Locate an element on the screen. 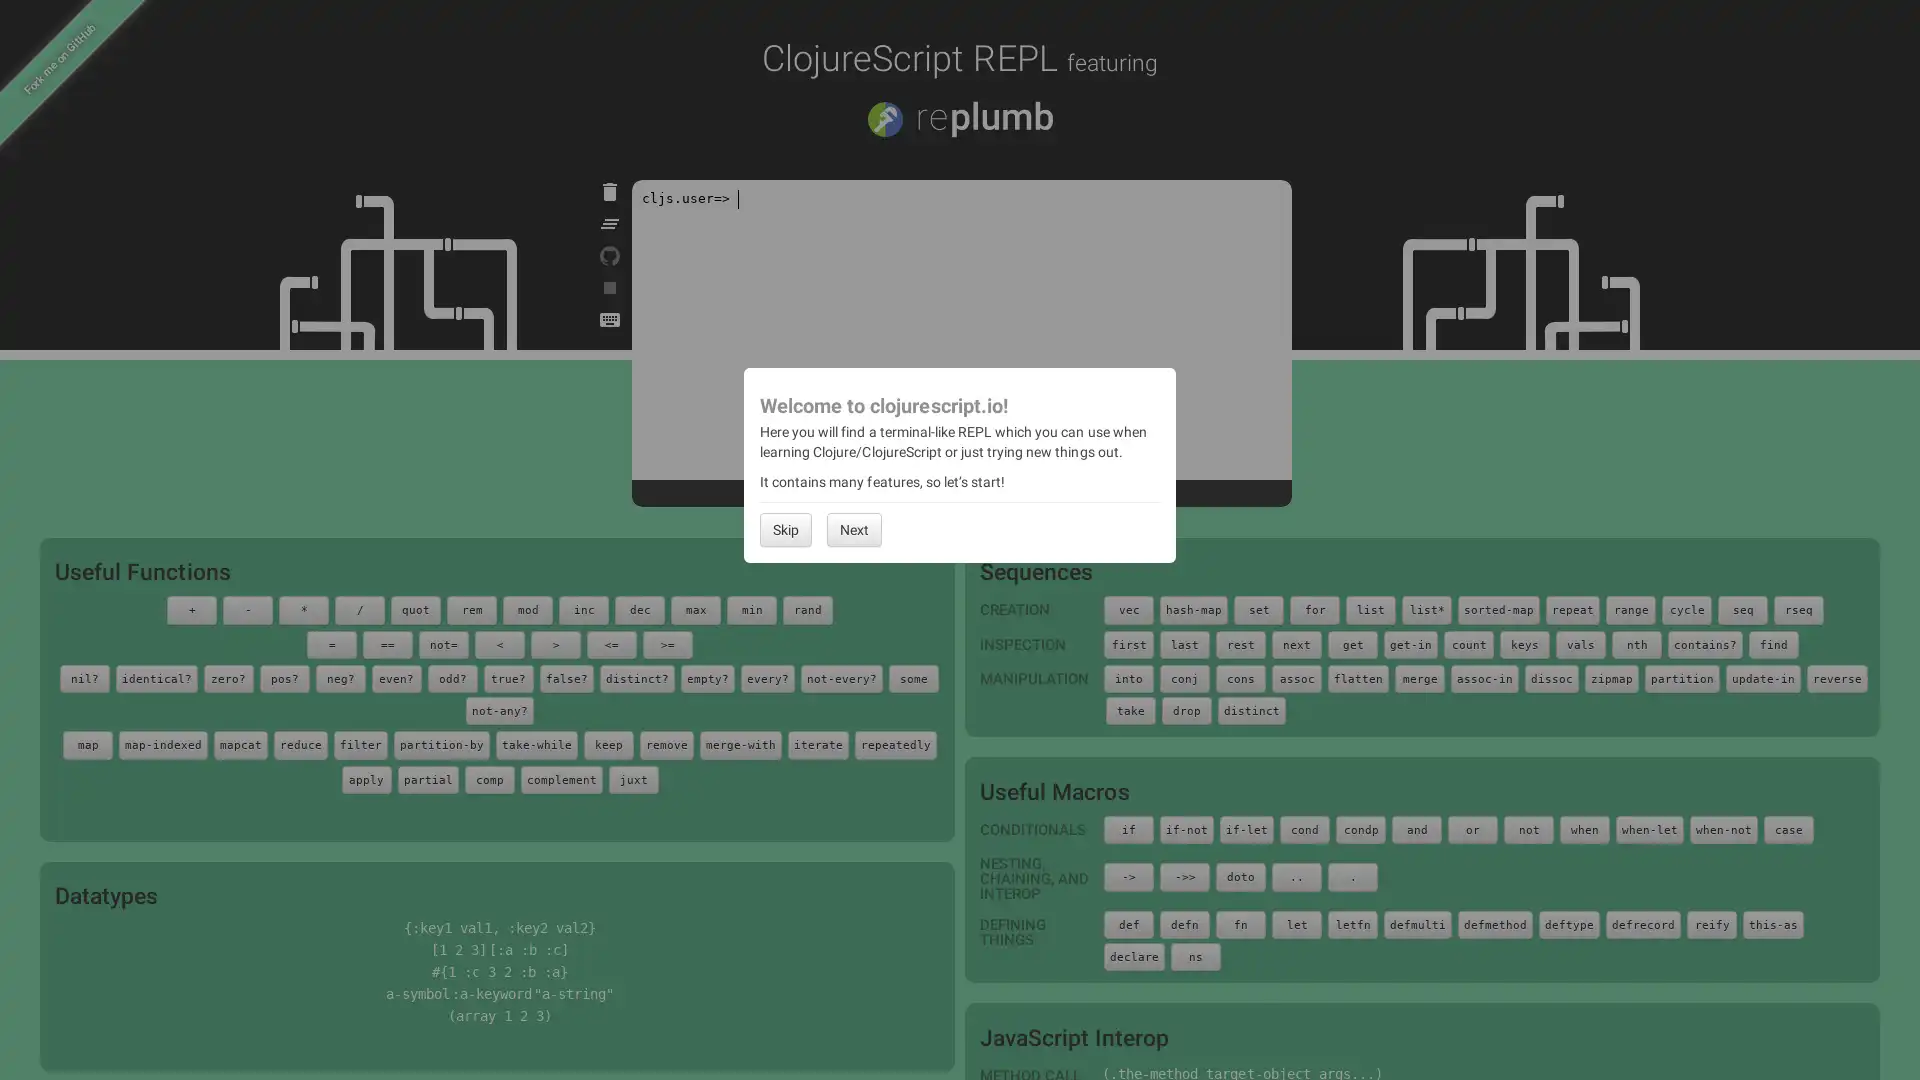  map is located at coordinates (86, 744).